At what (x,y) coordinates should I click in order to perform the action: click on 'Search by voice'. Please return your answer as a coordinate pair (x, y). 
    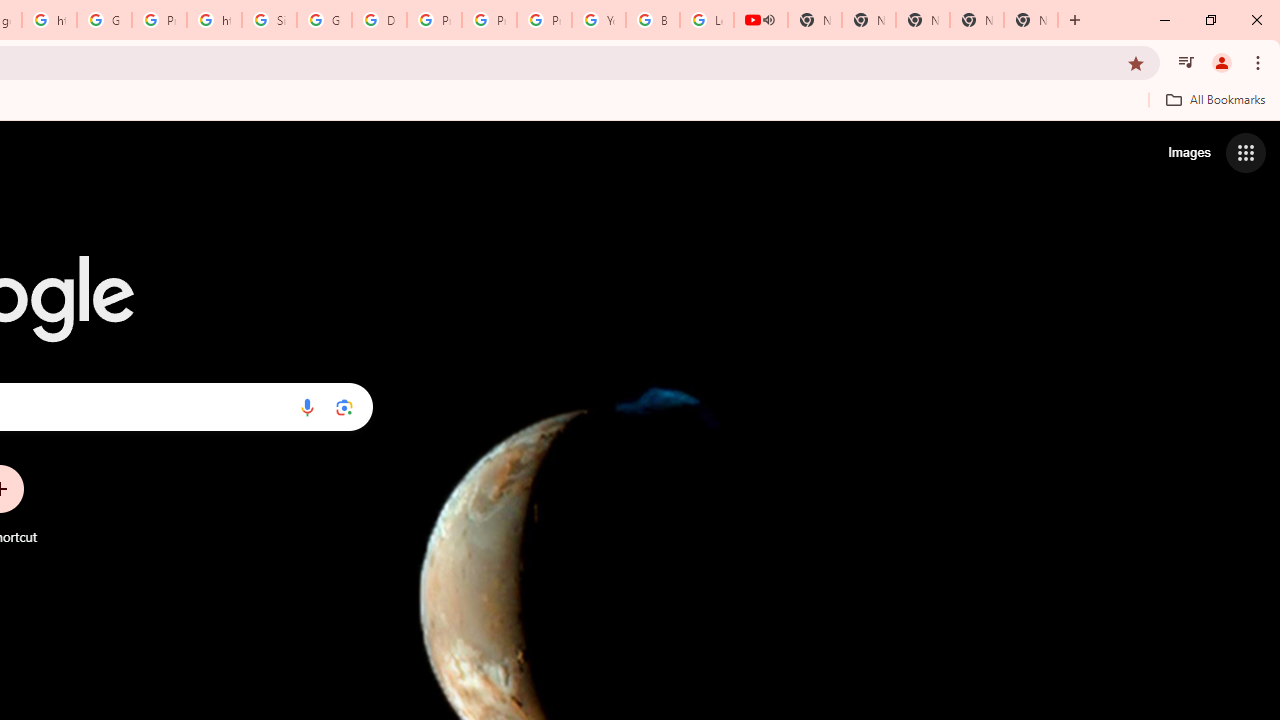
    Looking at the image, I should click on (306, 406).